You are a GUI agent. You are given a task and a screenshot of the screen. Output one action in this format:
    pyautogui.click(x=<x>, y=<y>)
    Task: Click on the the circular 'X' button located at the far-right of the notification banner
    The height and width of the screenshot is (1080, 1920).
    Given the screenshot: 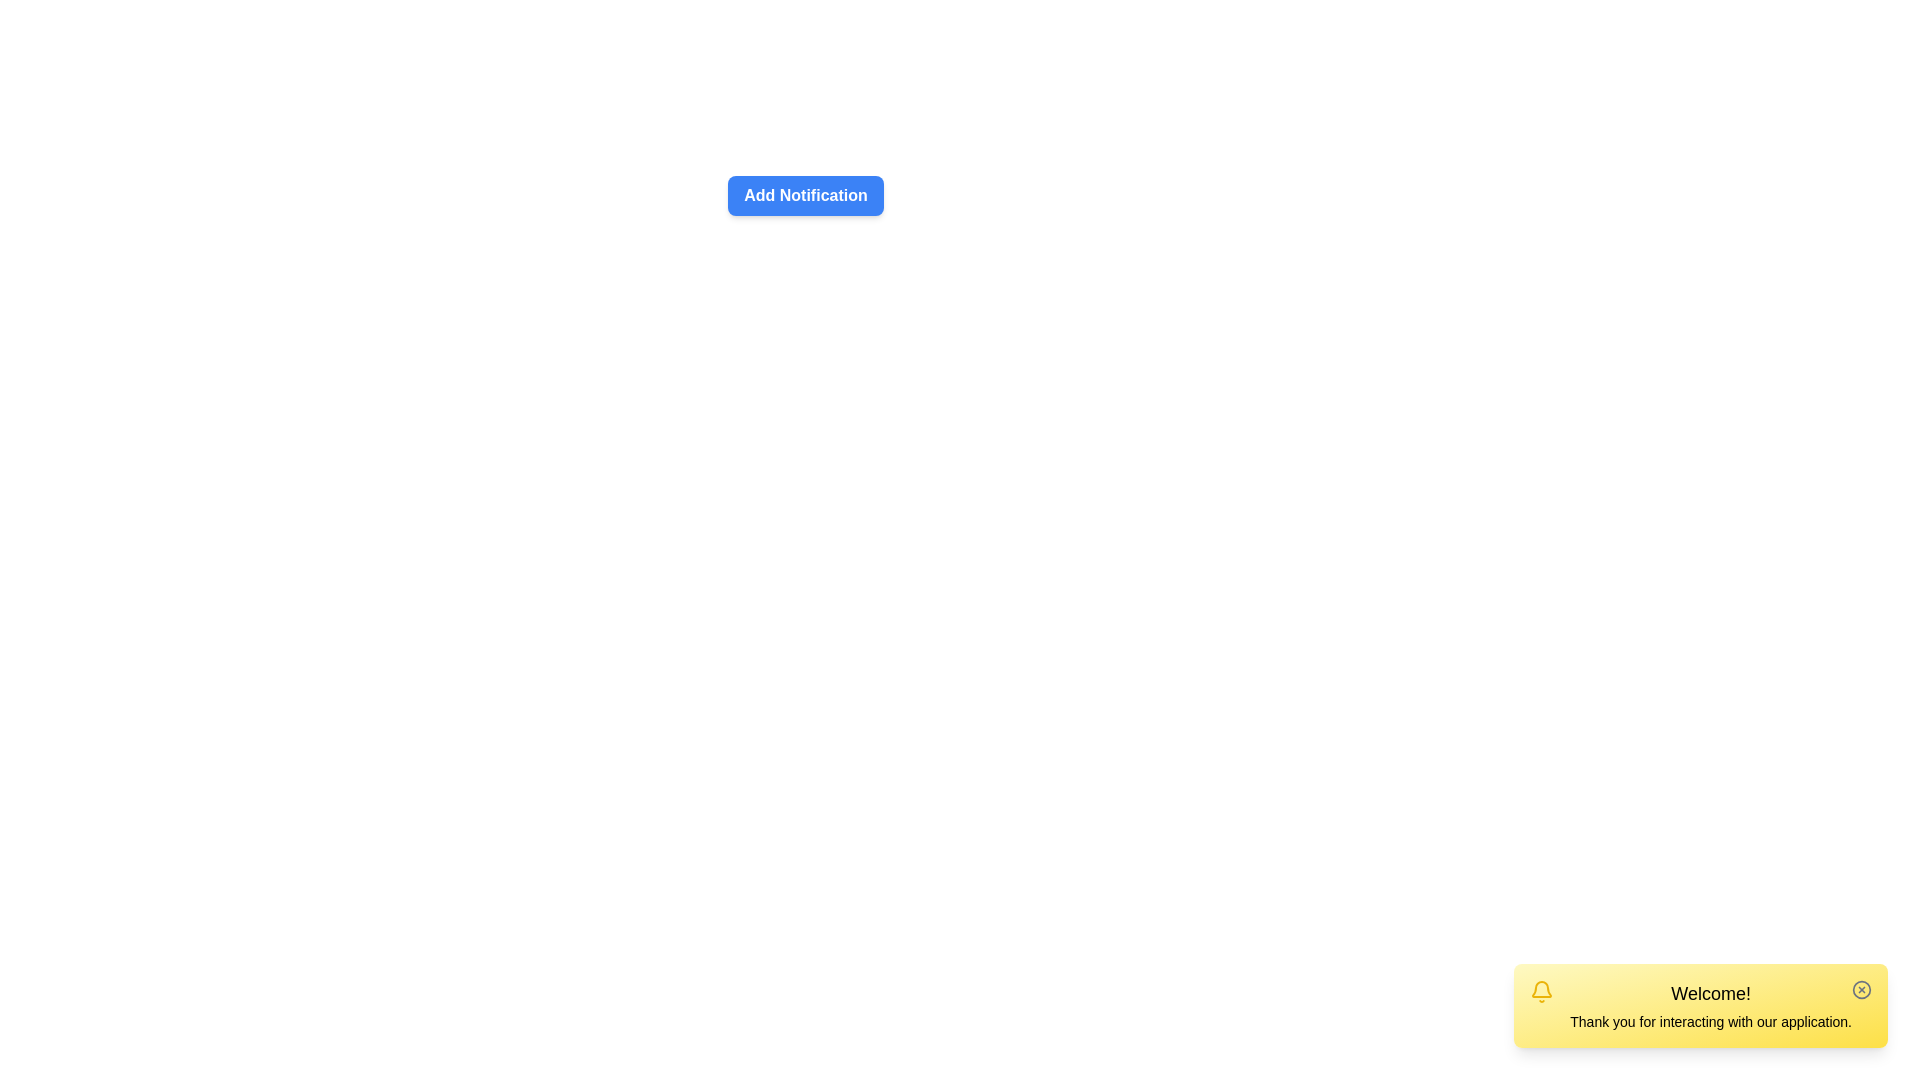 What is the action you would take?
    pyautogui.click(x=1861, y=990)
    